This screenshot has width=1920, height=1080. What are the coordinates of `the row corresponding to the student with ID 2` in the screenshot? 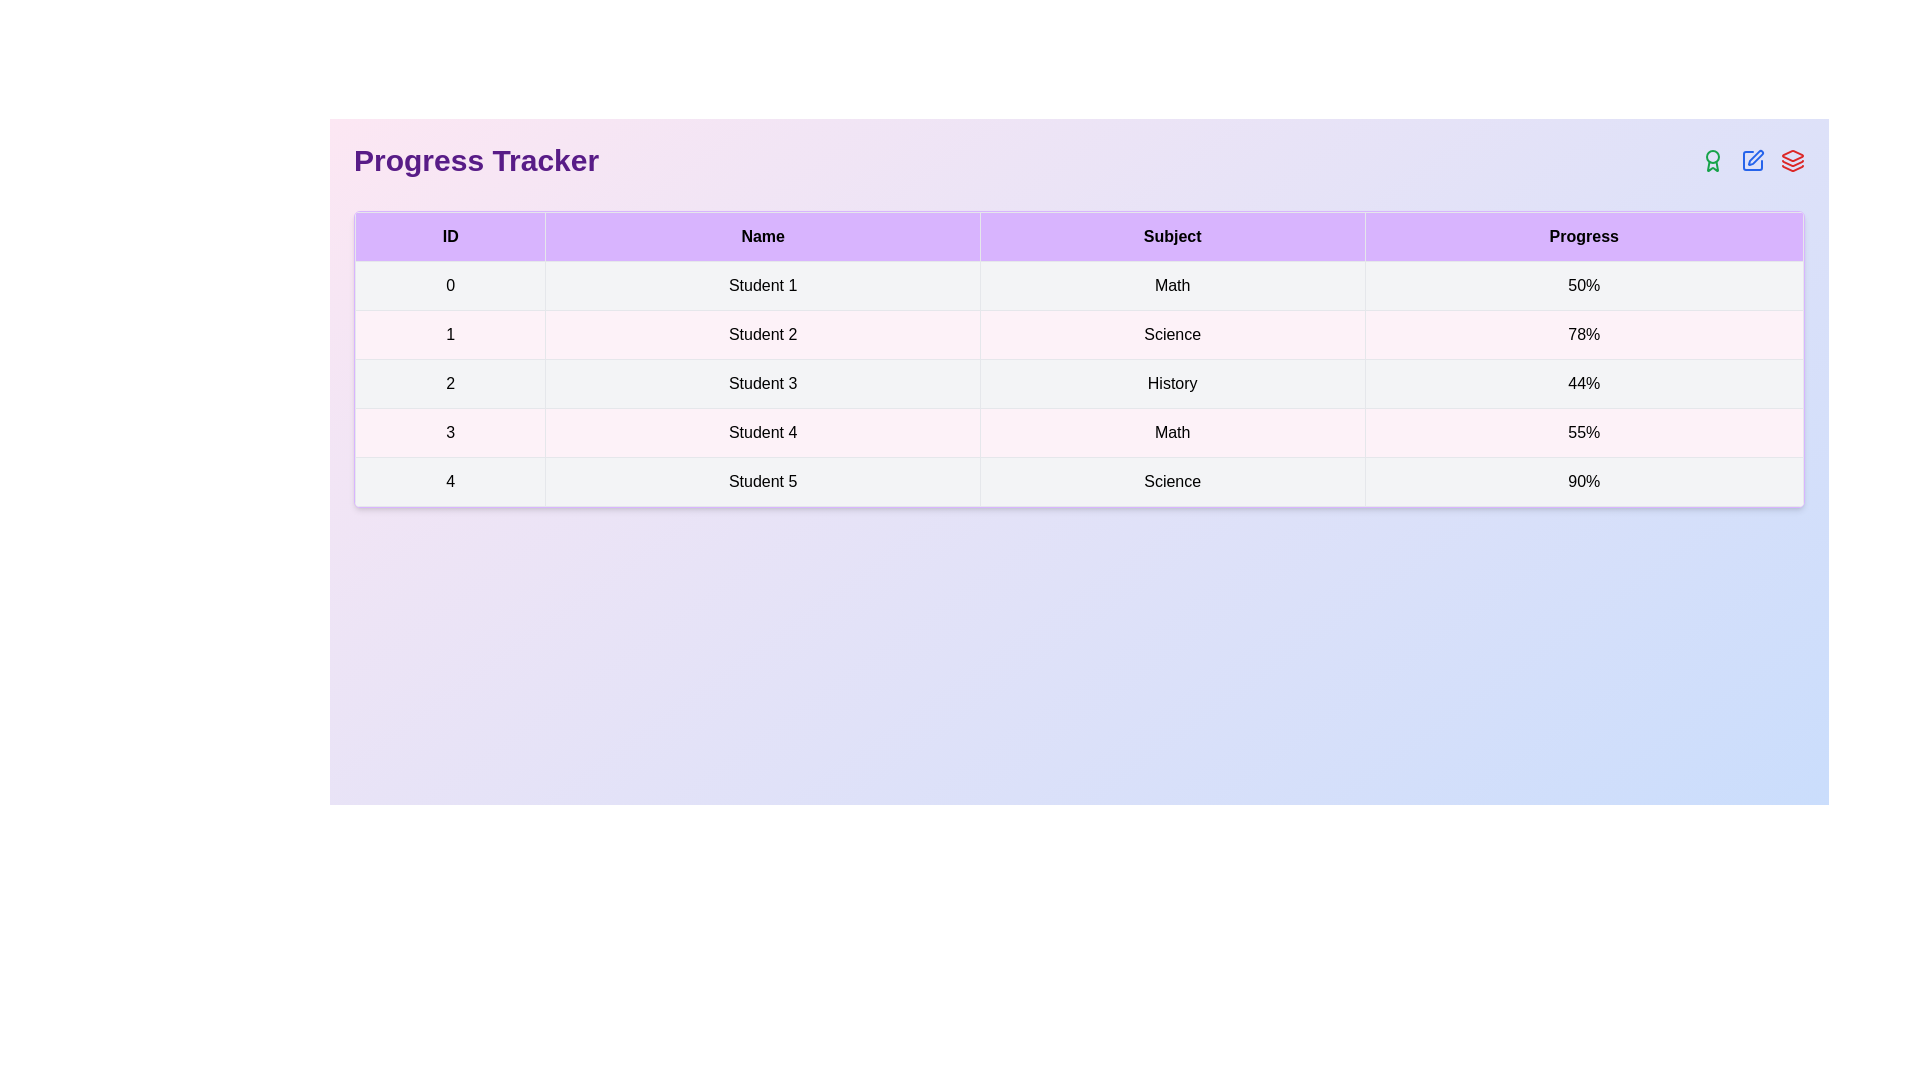 It's located at (1078, 384).